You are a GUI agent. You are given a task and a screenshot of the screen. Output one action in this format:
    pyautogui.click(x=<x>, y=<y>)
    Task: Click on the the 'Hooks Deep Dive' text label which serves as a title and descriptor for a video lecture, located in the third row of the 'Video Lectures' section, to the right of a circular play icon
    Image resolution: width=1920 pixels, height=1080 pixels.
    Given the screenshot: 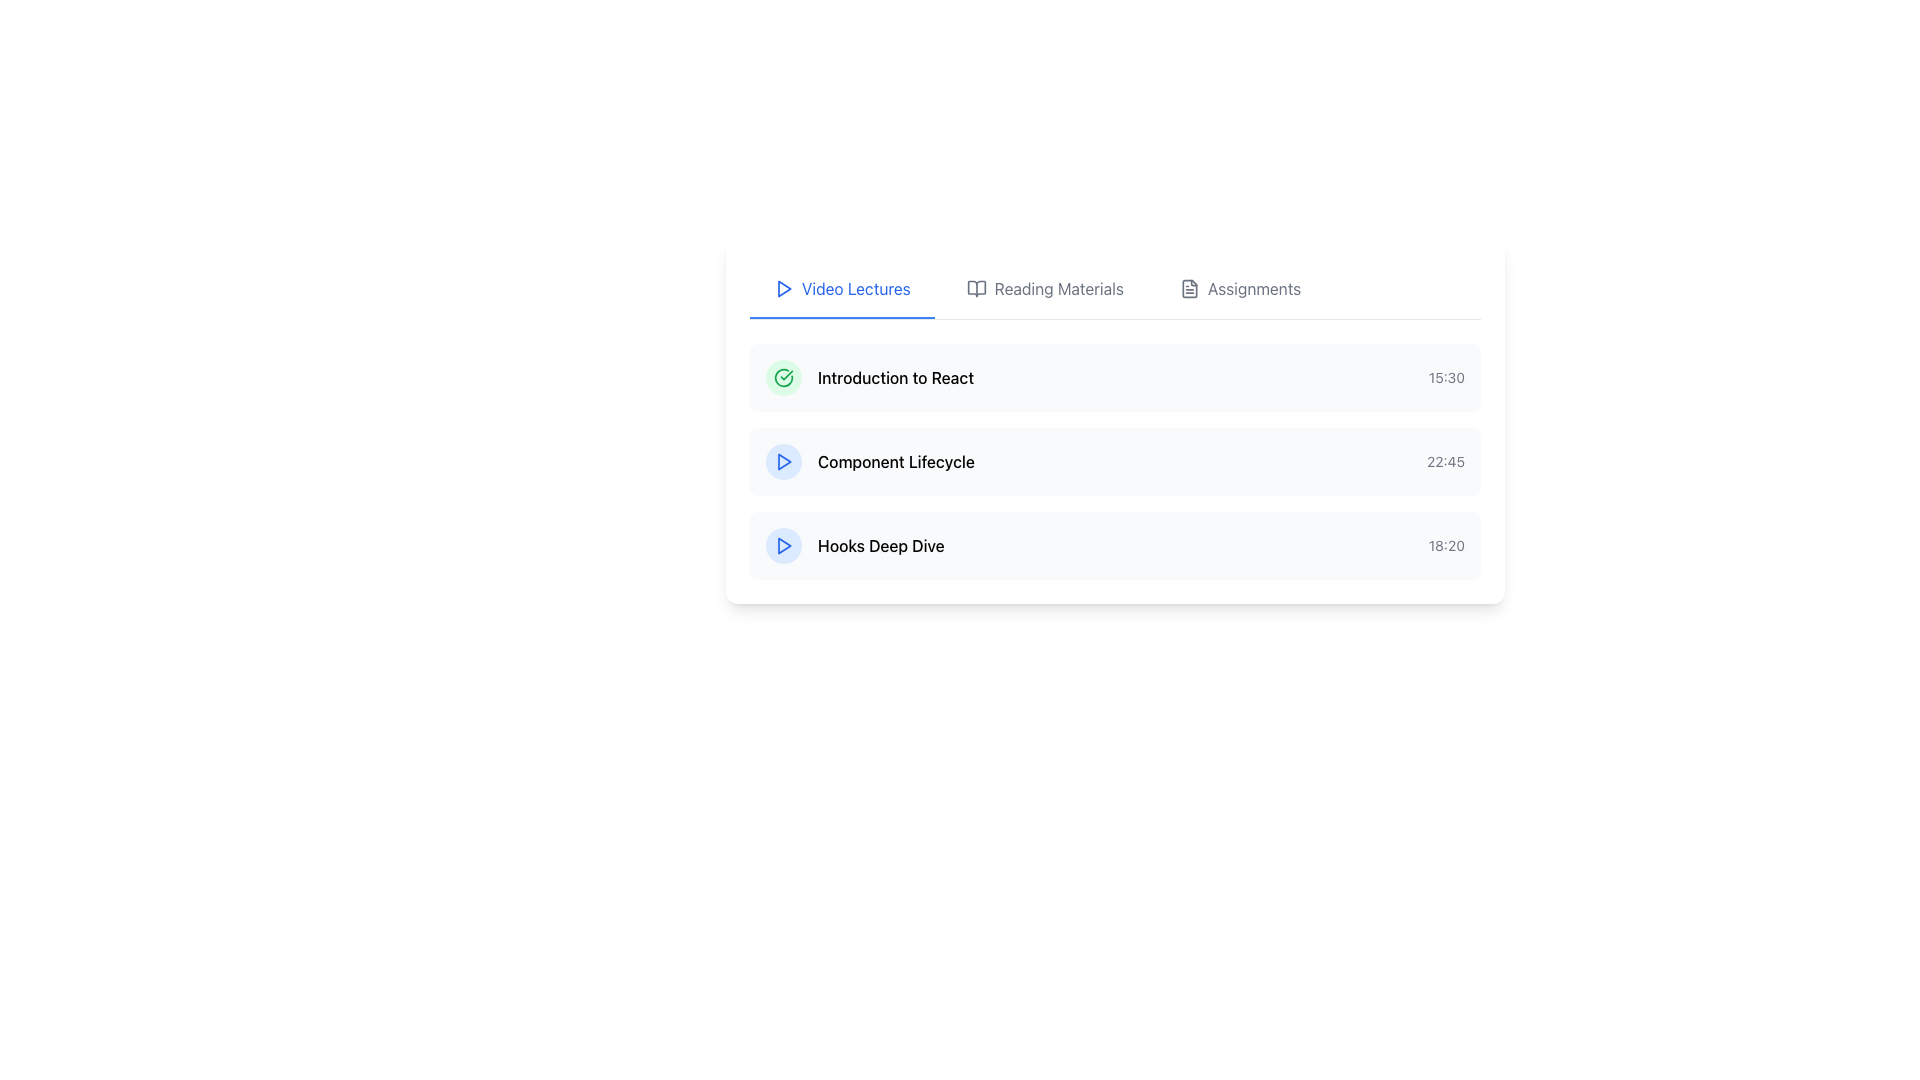 What is the action you would take?
    pyautogui.click(x=855, y=546)
    